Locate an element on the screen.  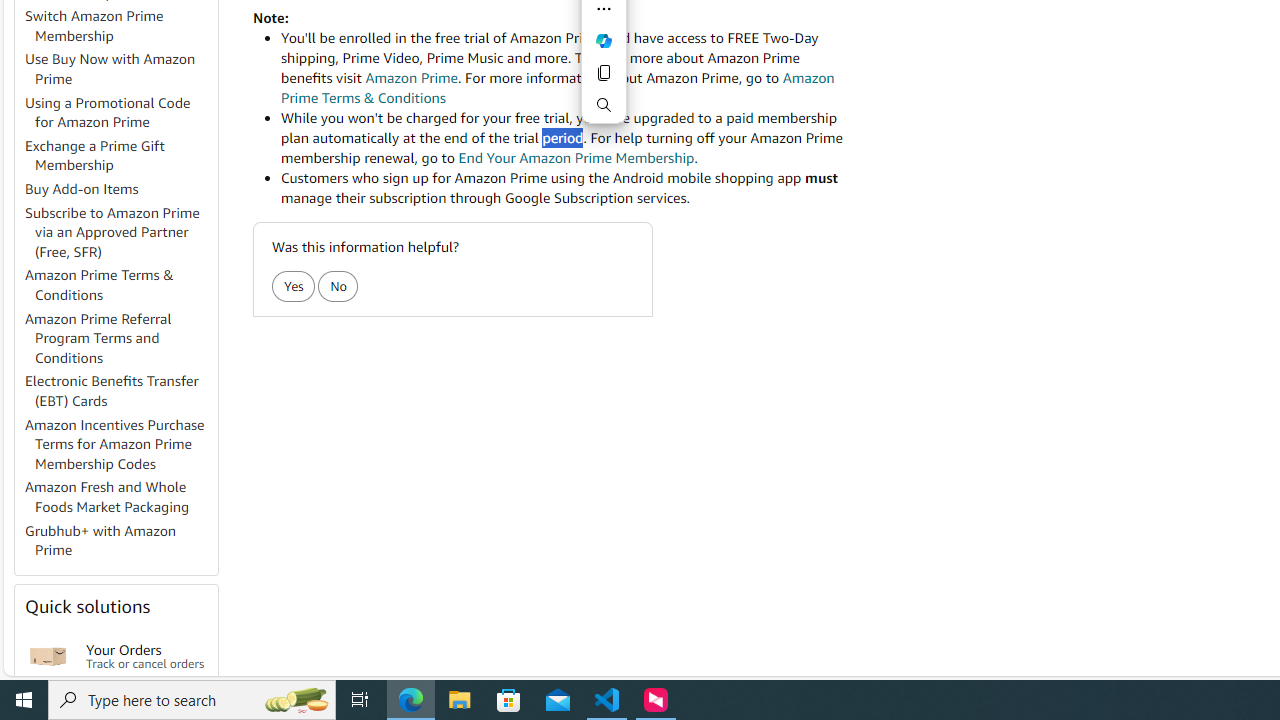
'Using a Promotional Code for Amazon Prime' is located at coordinates (119, 113).